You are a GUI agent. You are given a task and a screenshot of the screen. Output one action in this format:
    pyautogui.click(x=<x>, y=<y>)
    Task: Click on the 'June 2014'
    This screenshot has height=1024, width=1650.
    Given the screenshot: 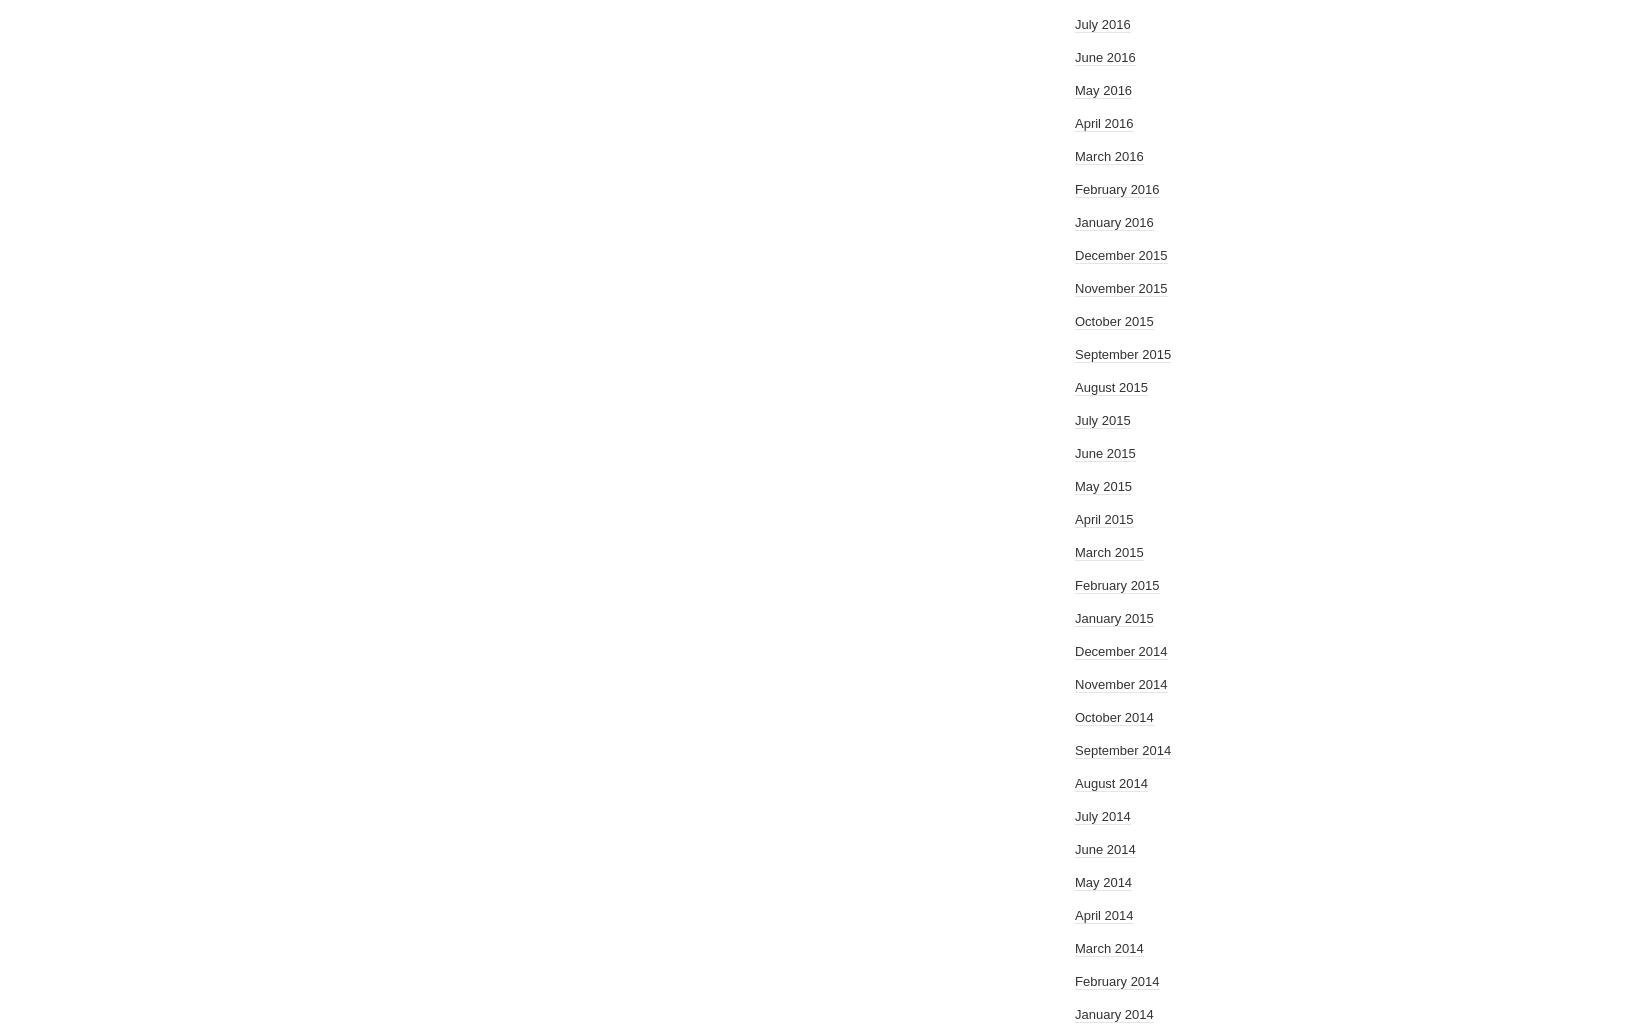 What is the action you would take?
    pyautogui.click(x=1105, y=848)
    